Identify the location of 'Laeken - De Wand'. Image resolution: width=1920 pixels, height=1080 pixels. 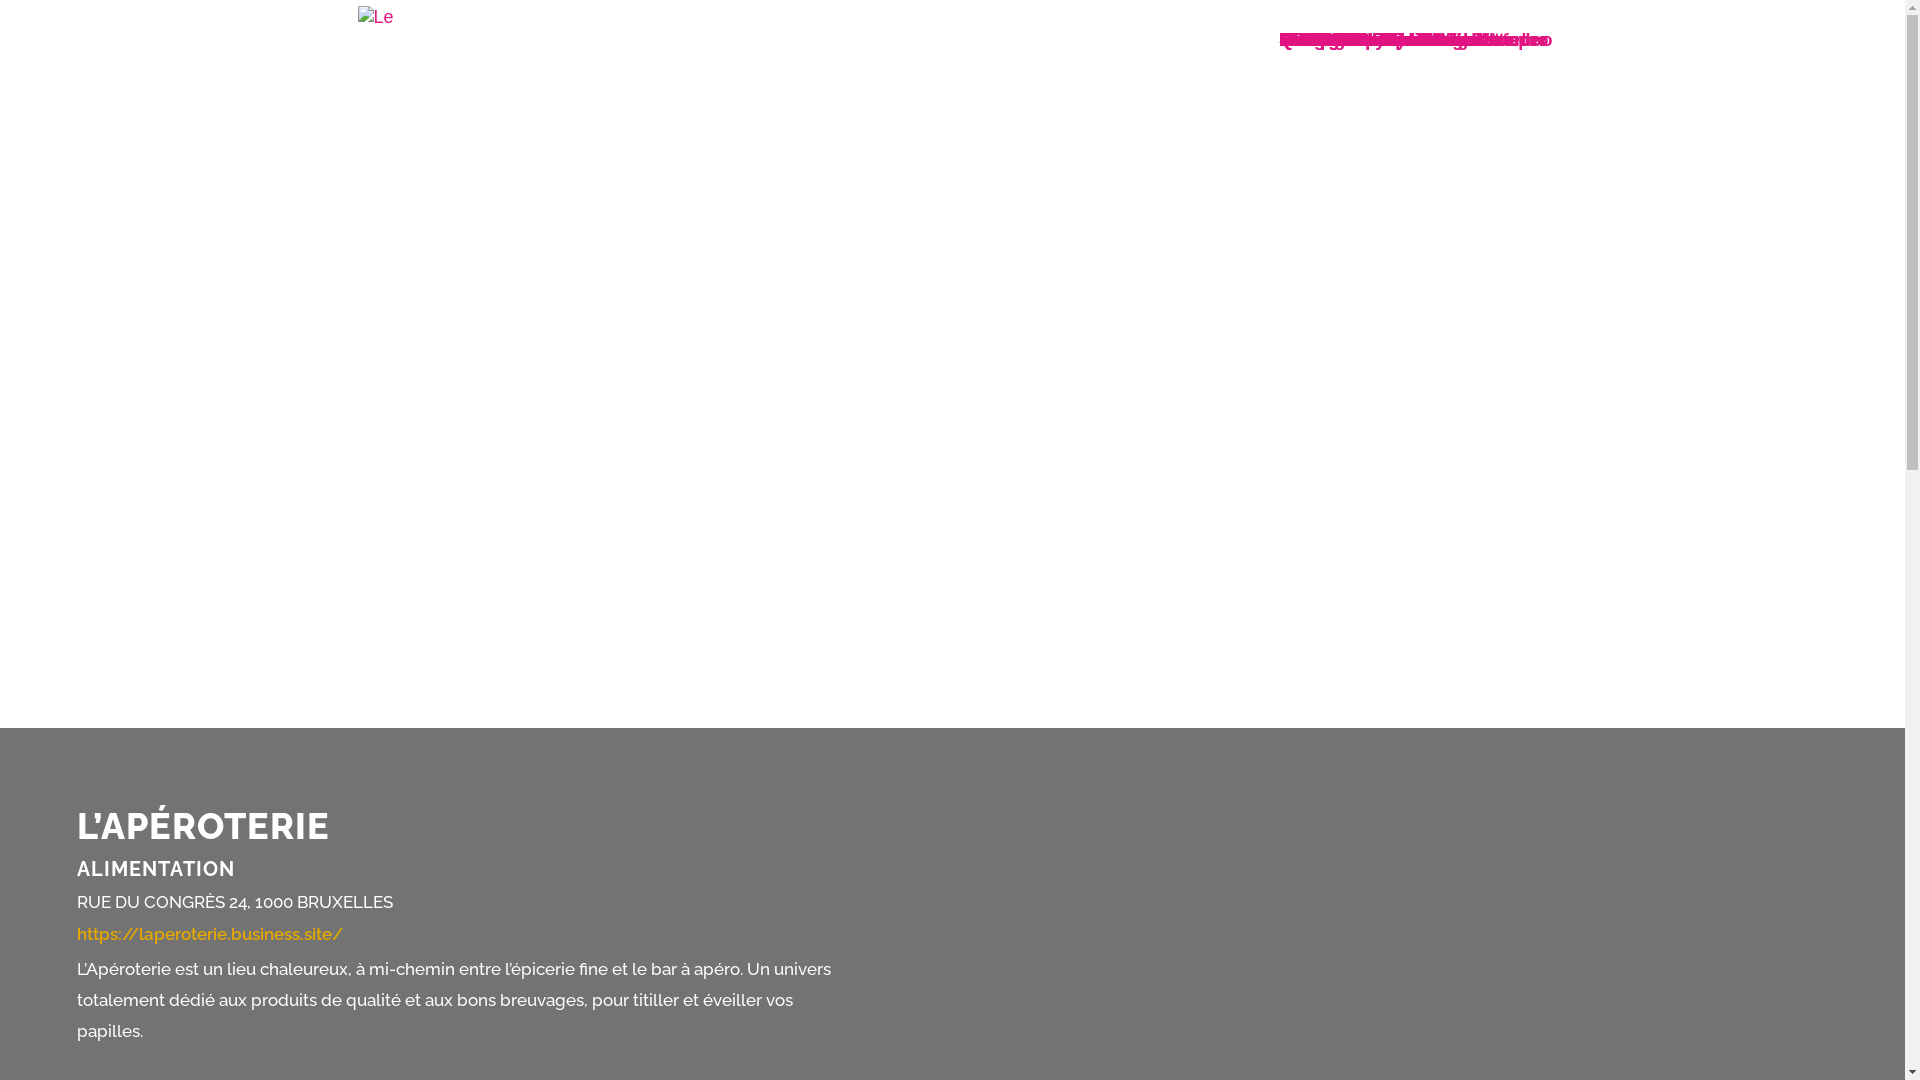
(1356, 39).